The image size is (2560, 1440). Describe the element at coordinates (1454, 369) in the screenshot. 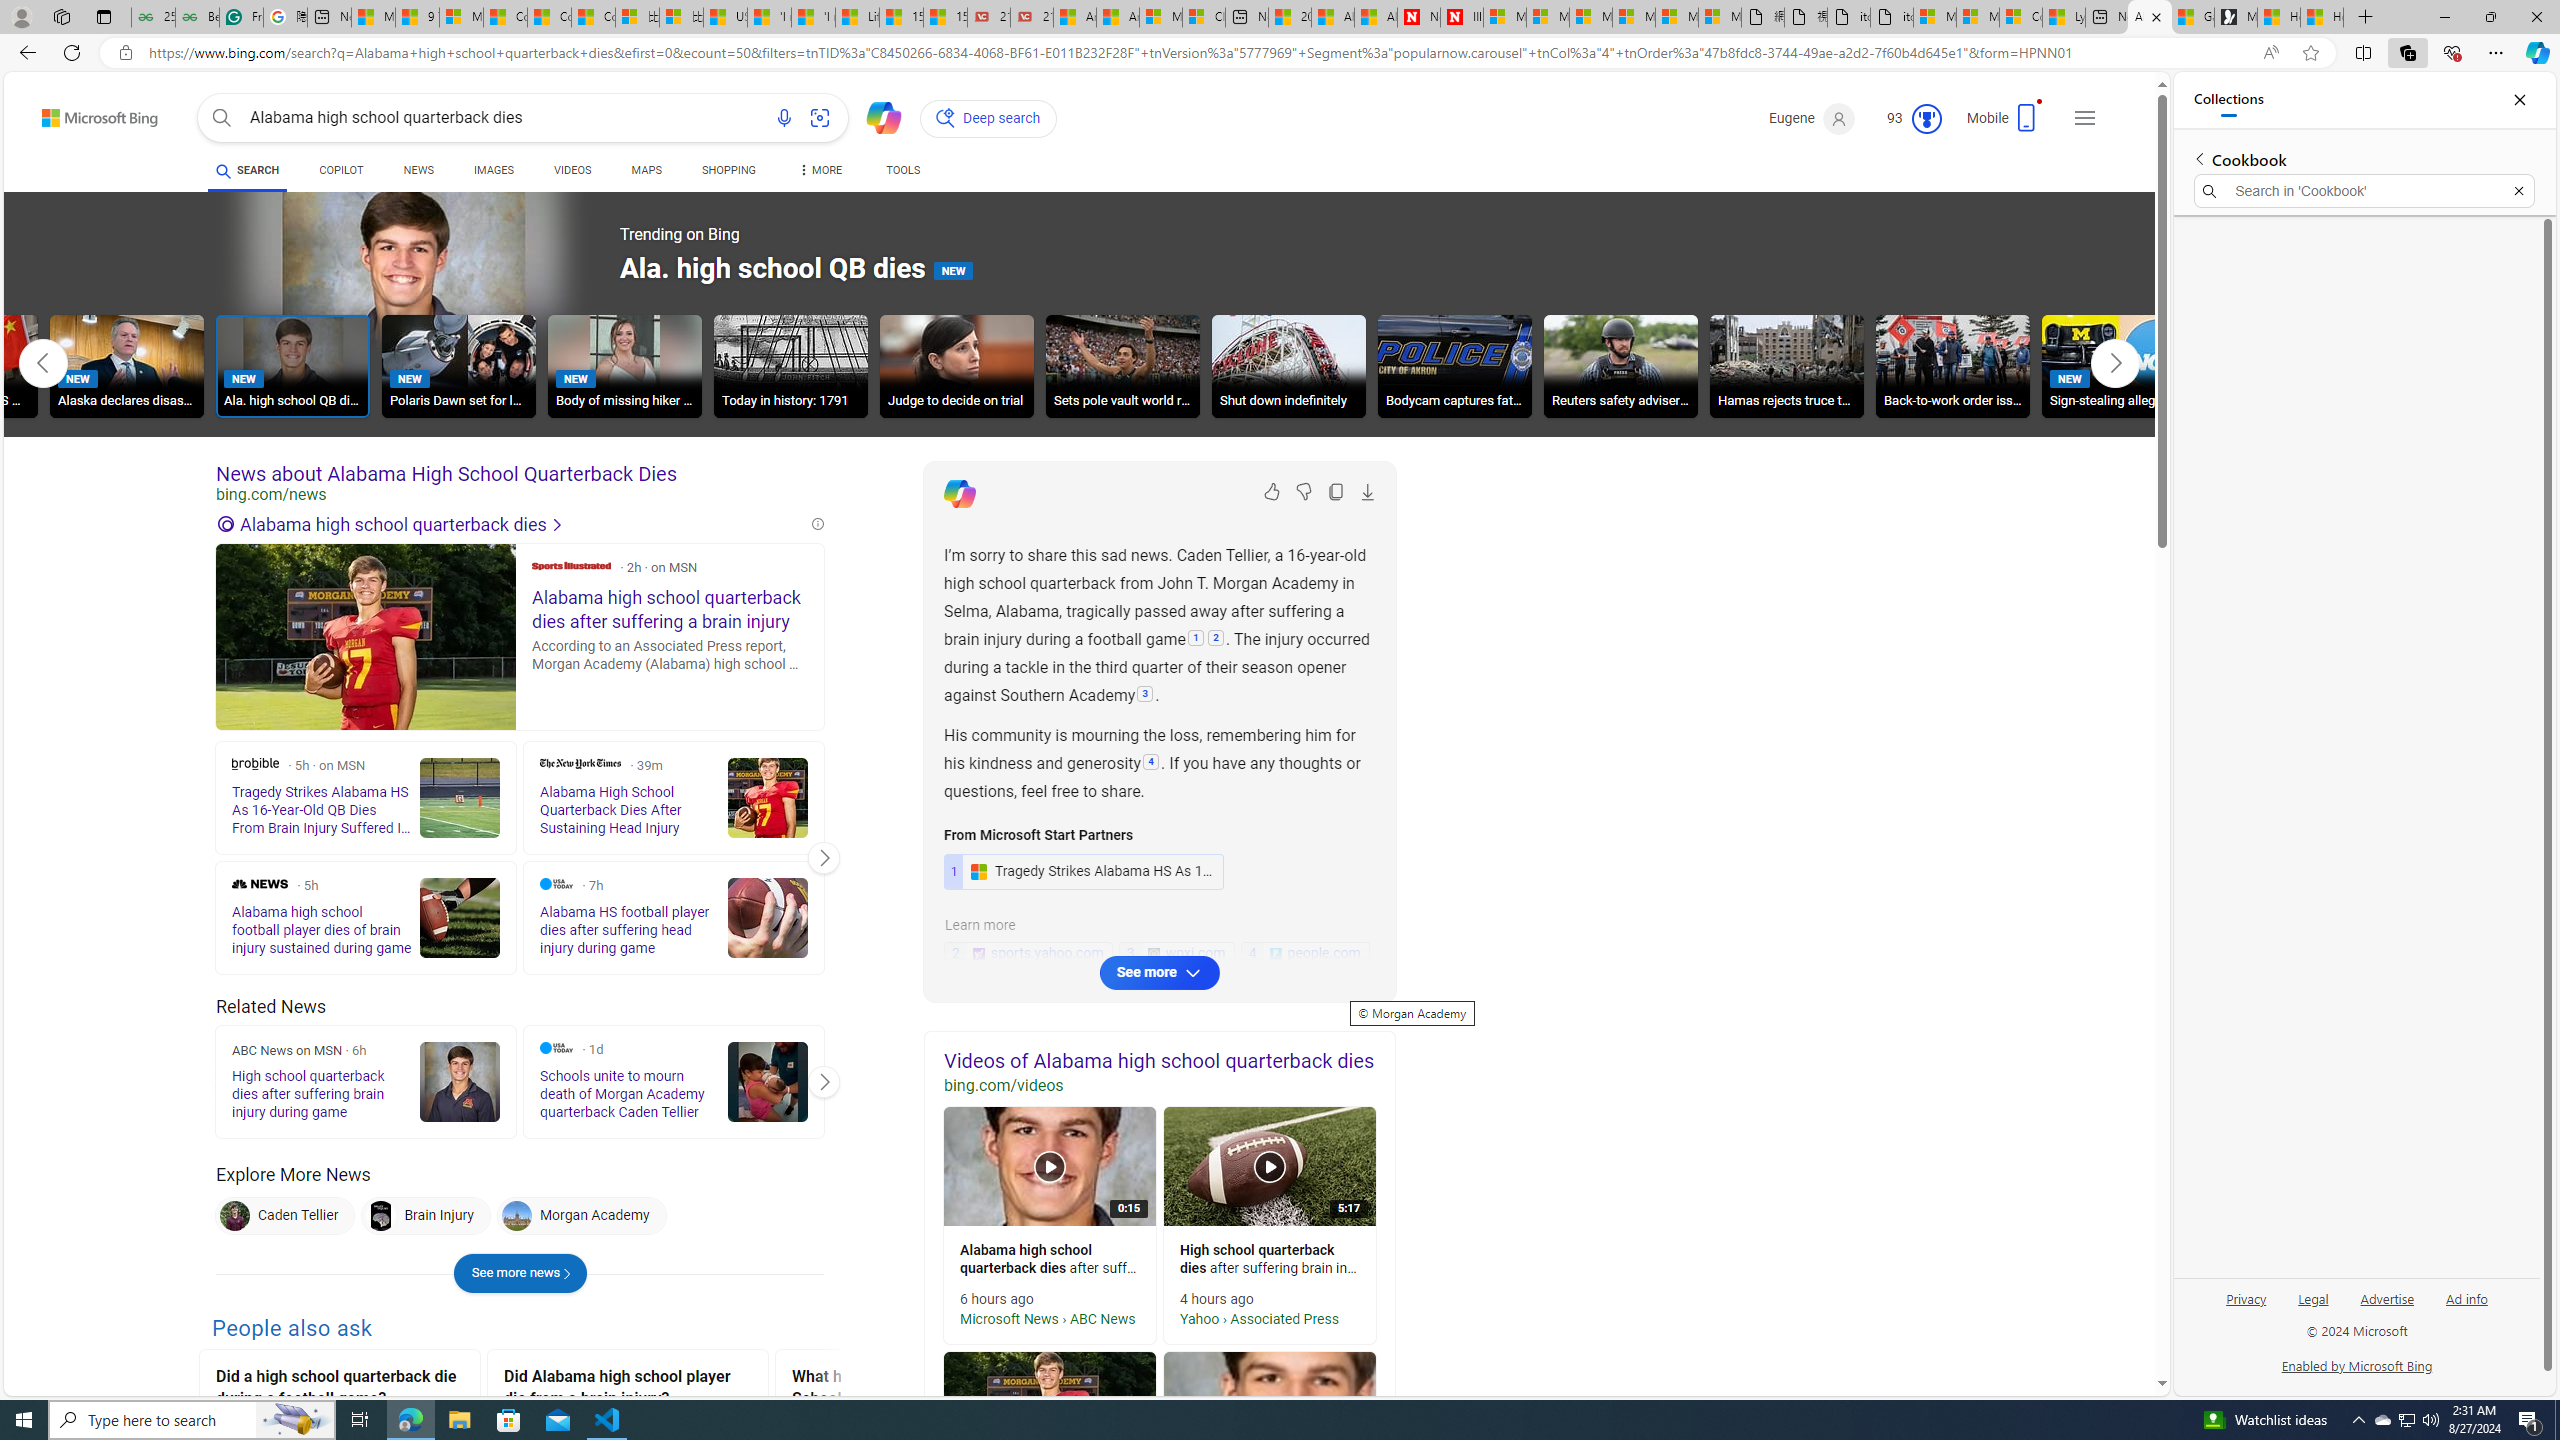

I see `'Bodycam captures fatal shot'` at that location.